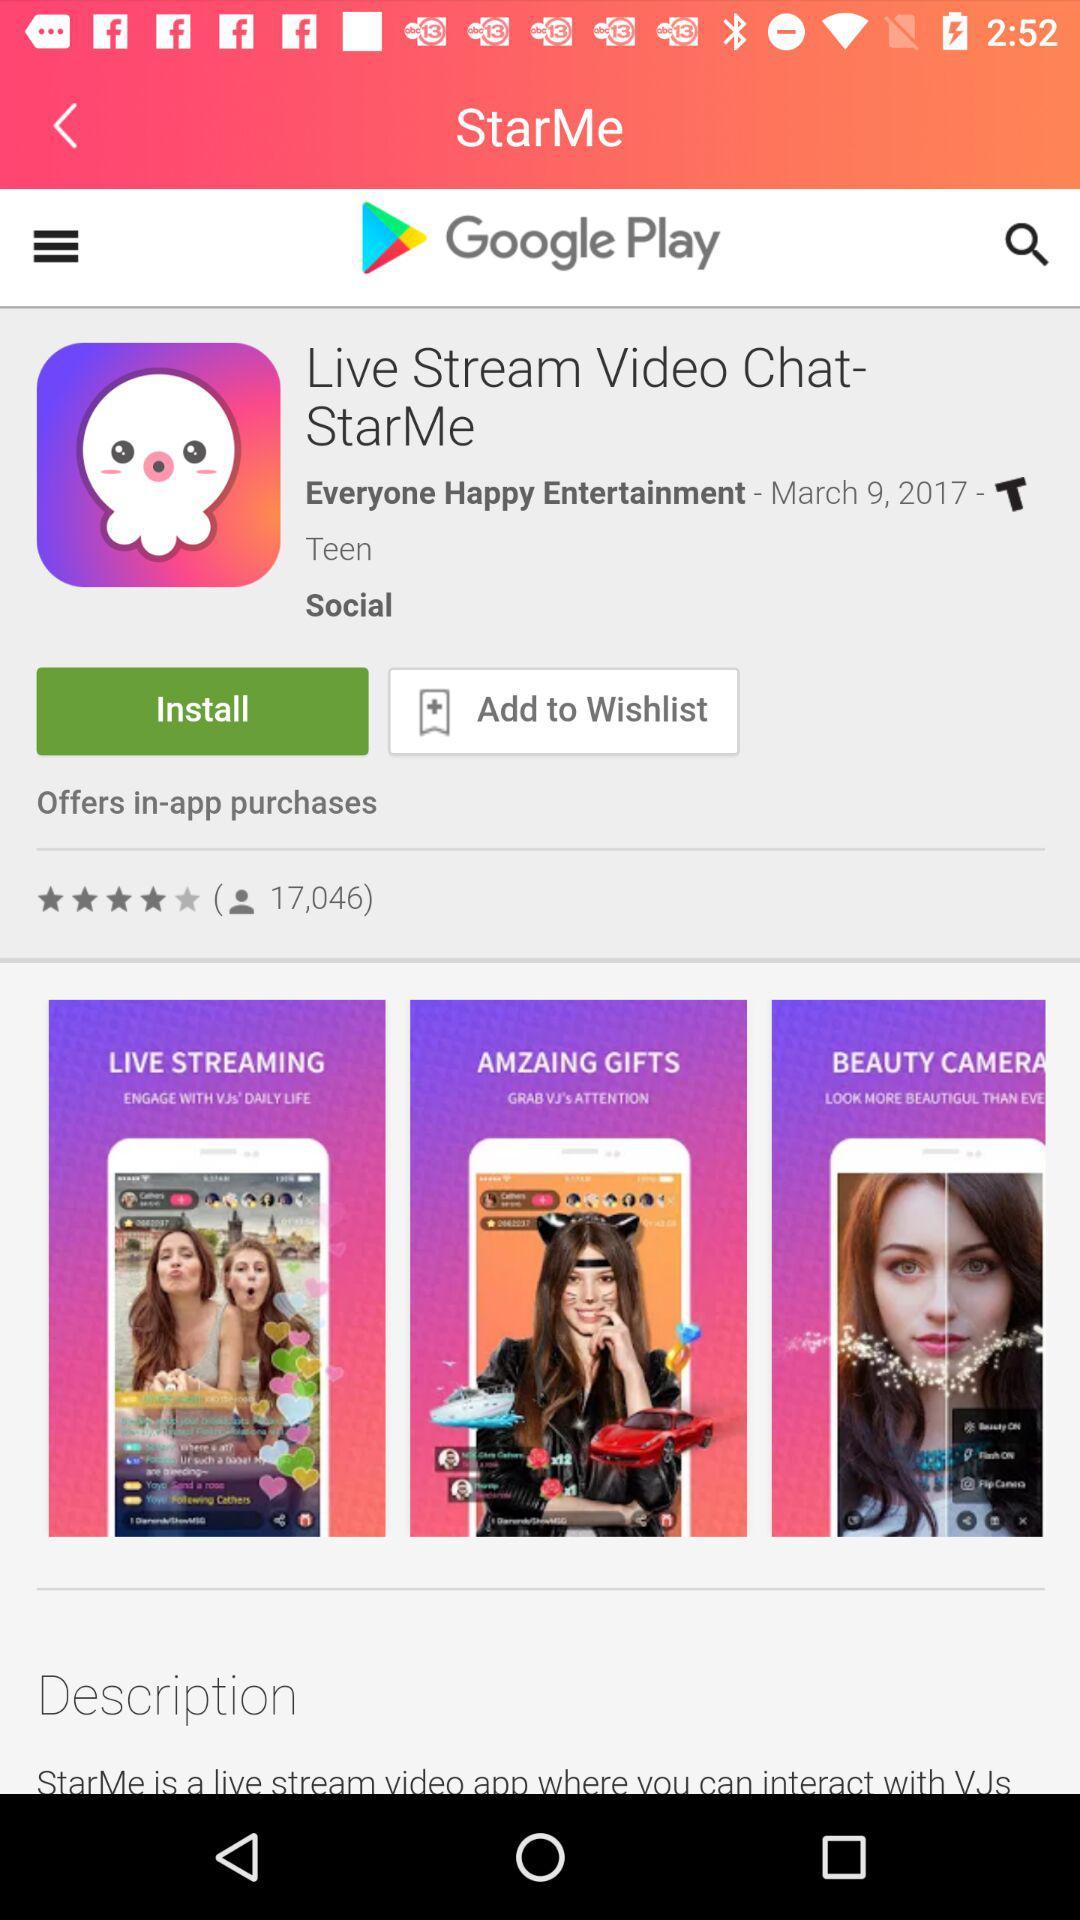  What do you see at coordinates (540, 991) in the screenshot?
I see `advertisement` at bounding box center [540, 991].